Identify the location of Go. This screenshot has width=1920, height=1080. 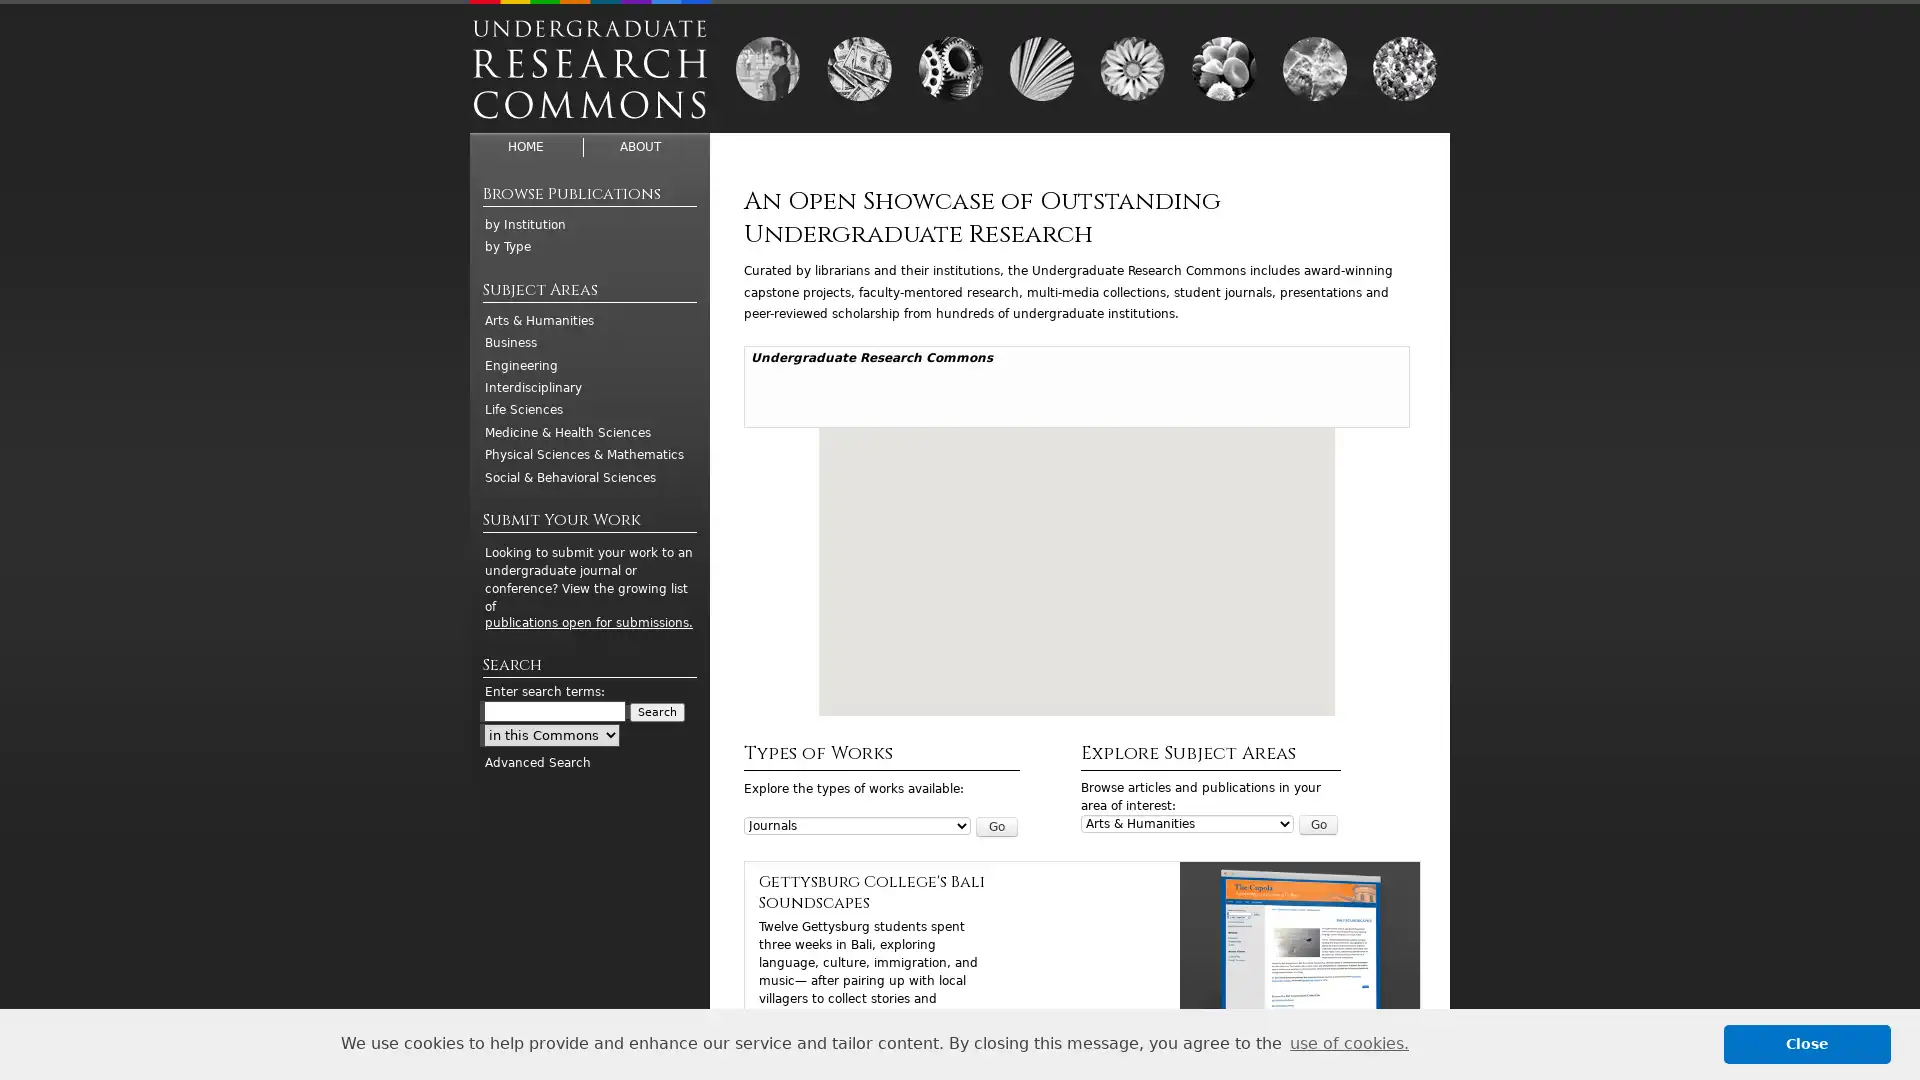
(1318, 825).